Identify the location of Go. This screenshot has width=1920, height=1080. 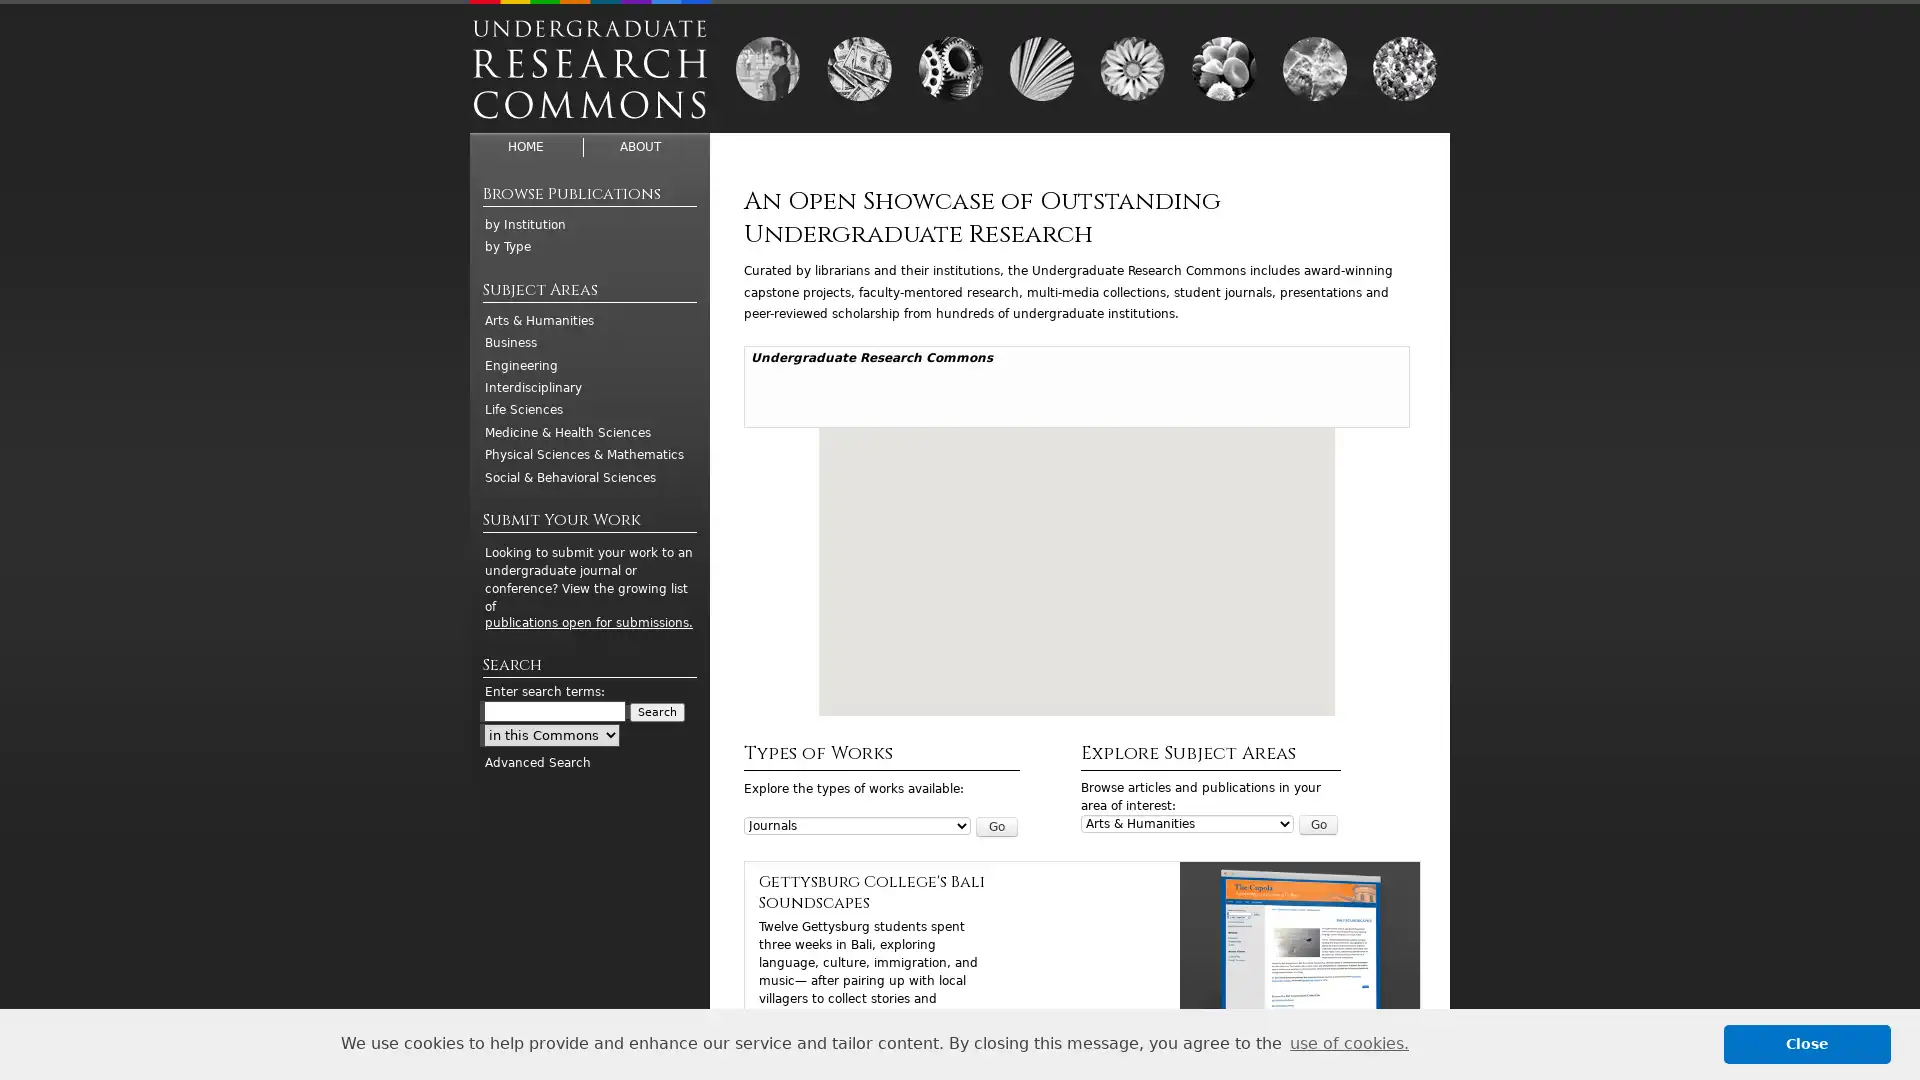
(1318, 825).